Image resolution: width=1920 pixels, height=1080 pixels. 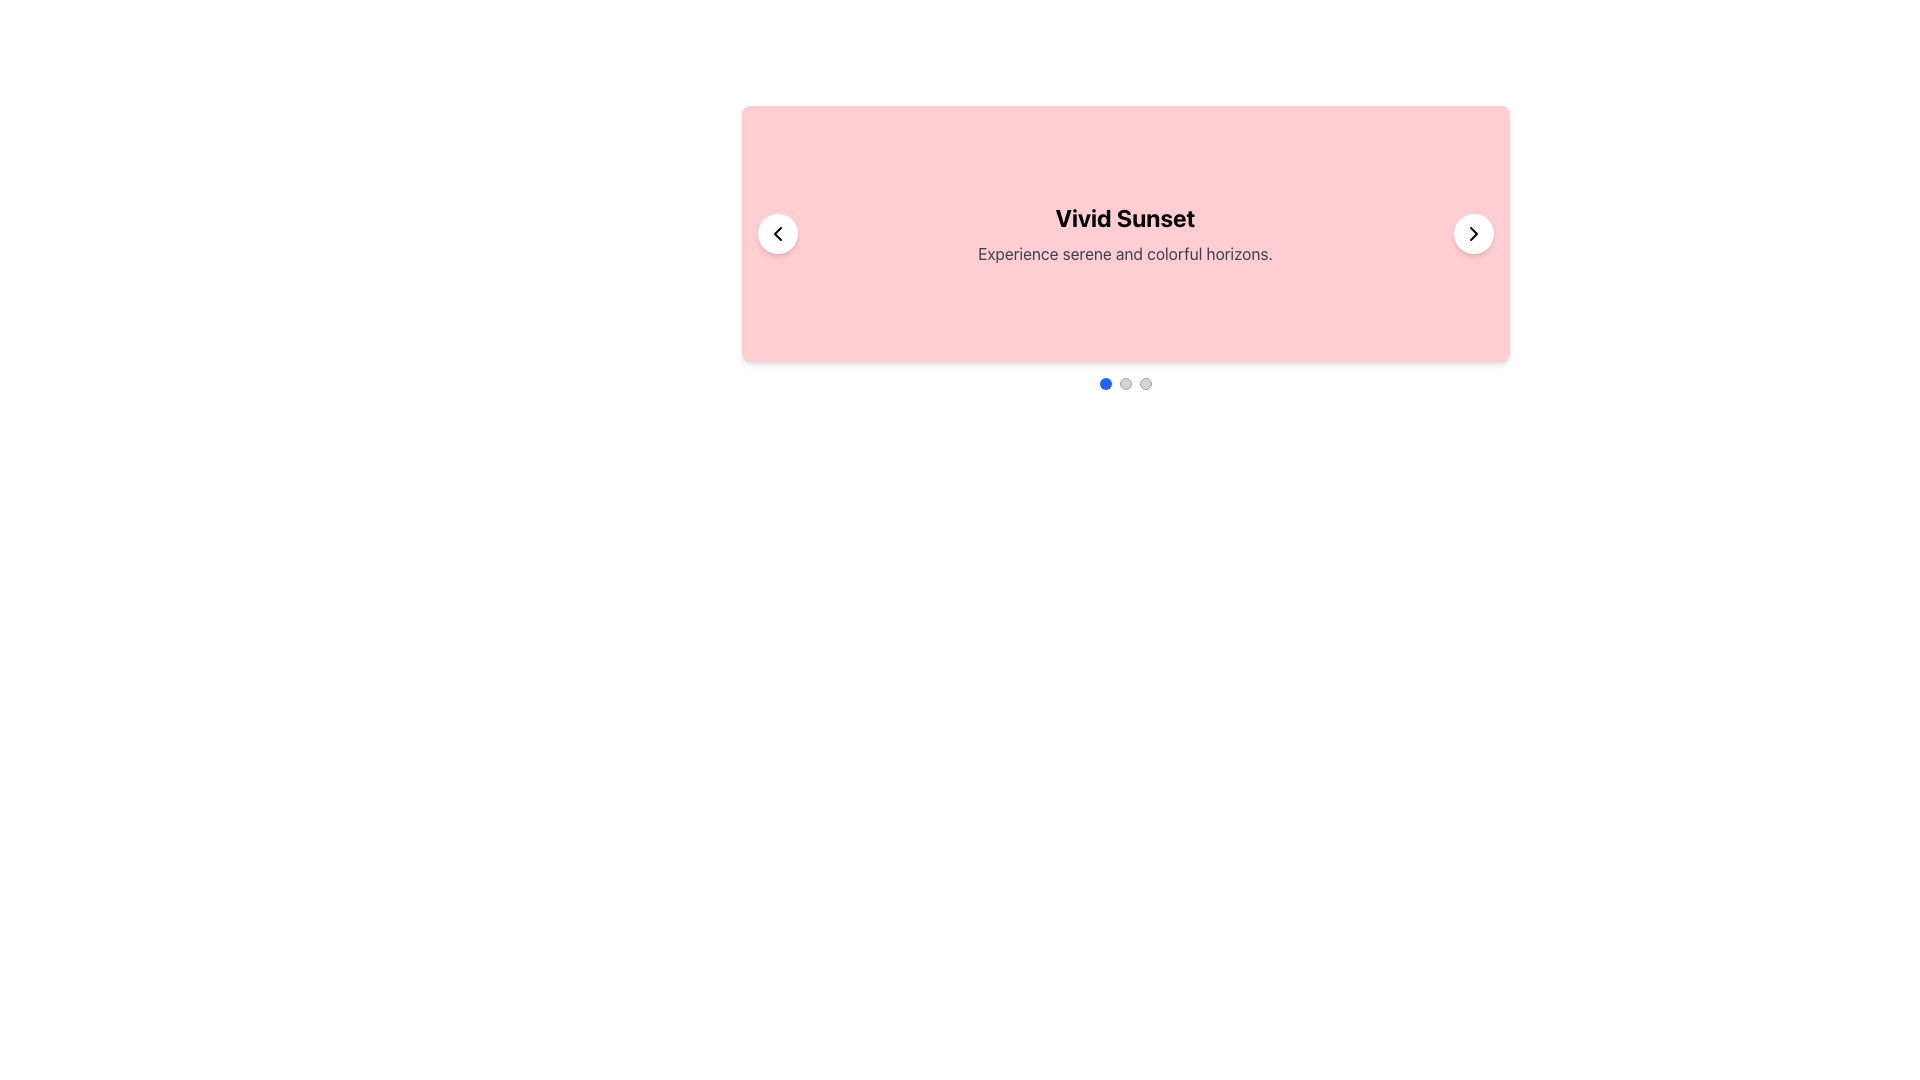 I want to click on the navigational button on the right side of the pink card labeled 'Vivid Sunset - Experience serene and colorful horizons', so click(x=1473, y=233).